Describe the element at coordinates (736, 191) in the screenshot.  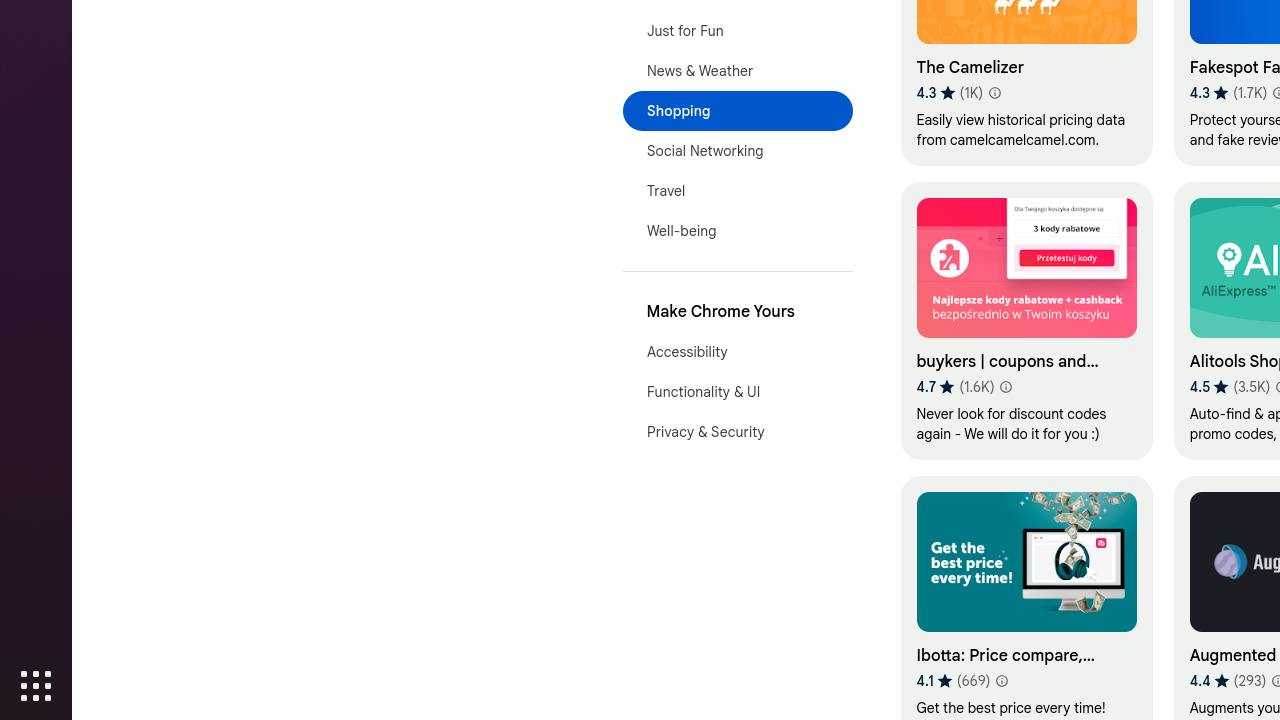
I see `'Travel'` at that location.